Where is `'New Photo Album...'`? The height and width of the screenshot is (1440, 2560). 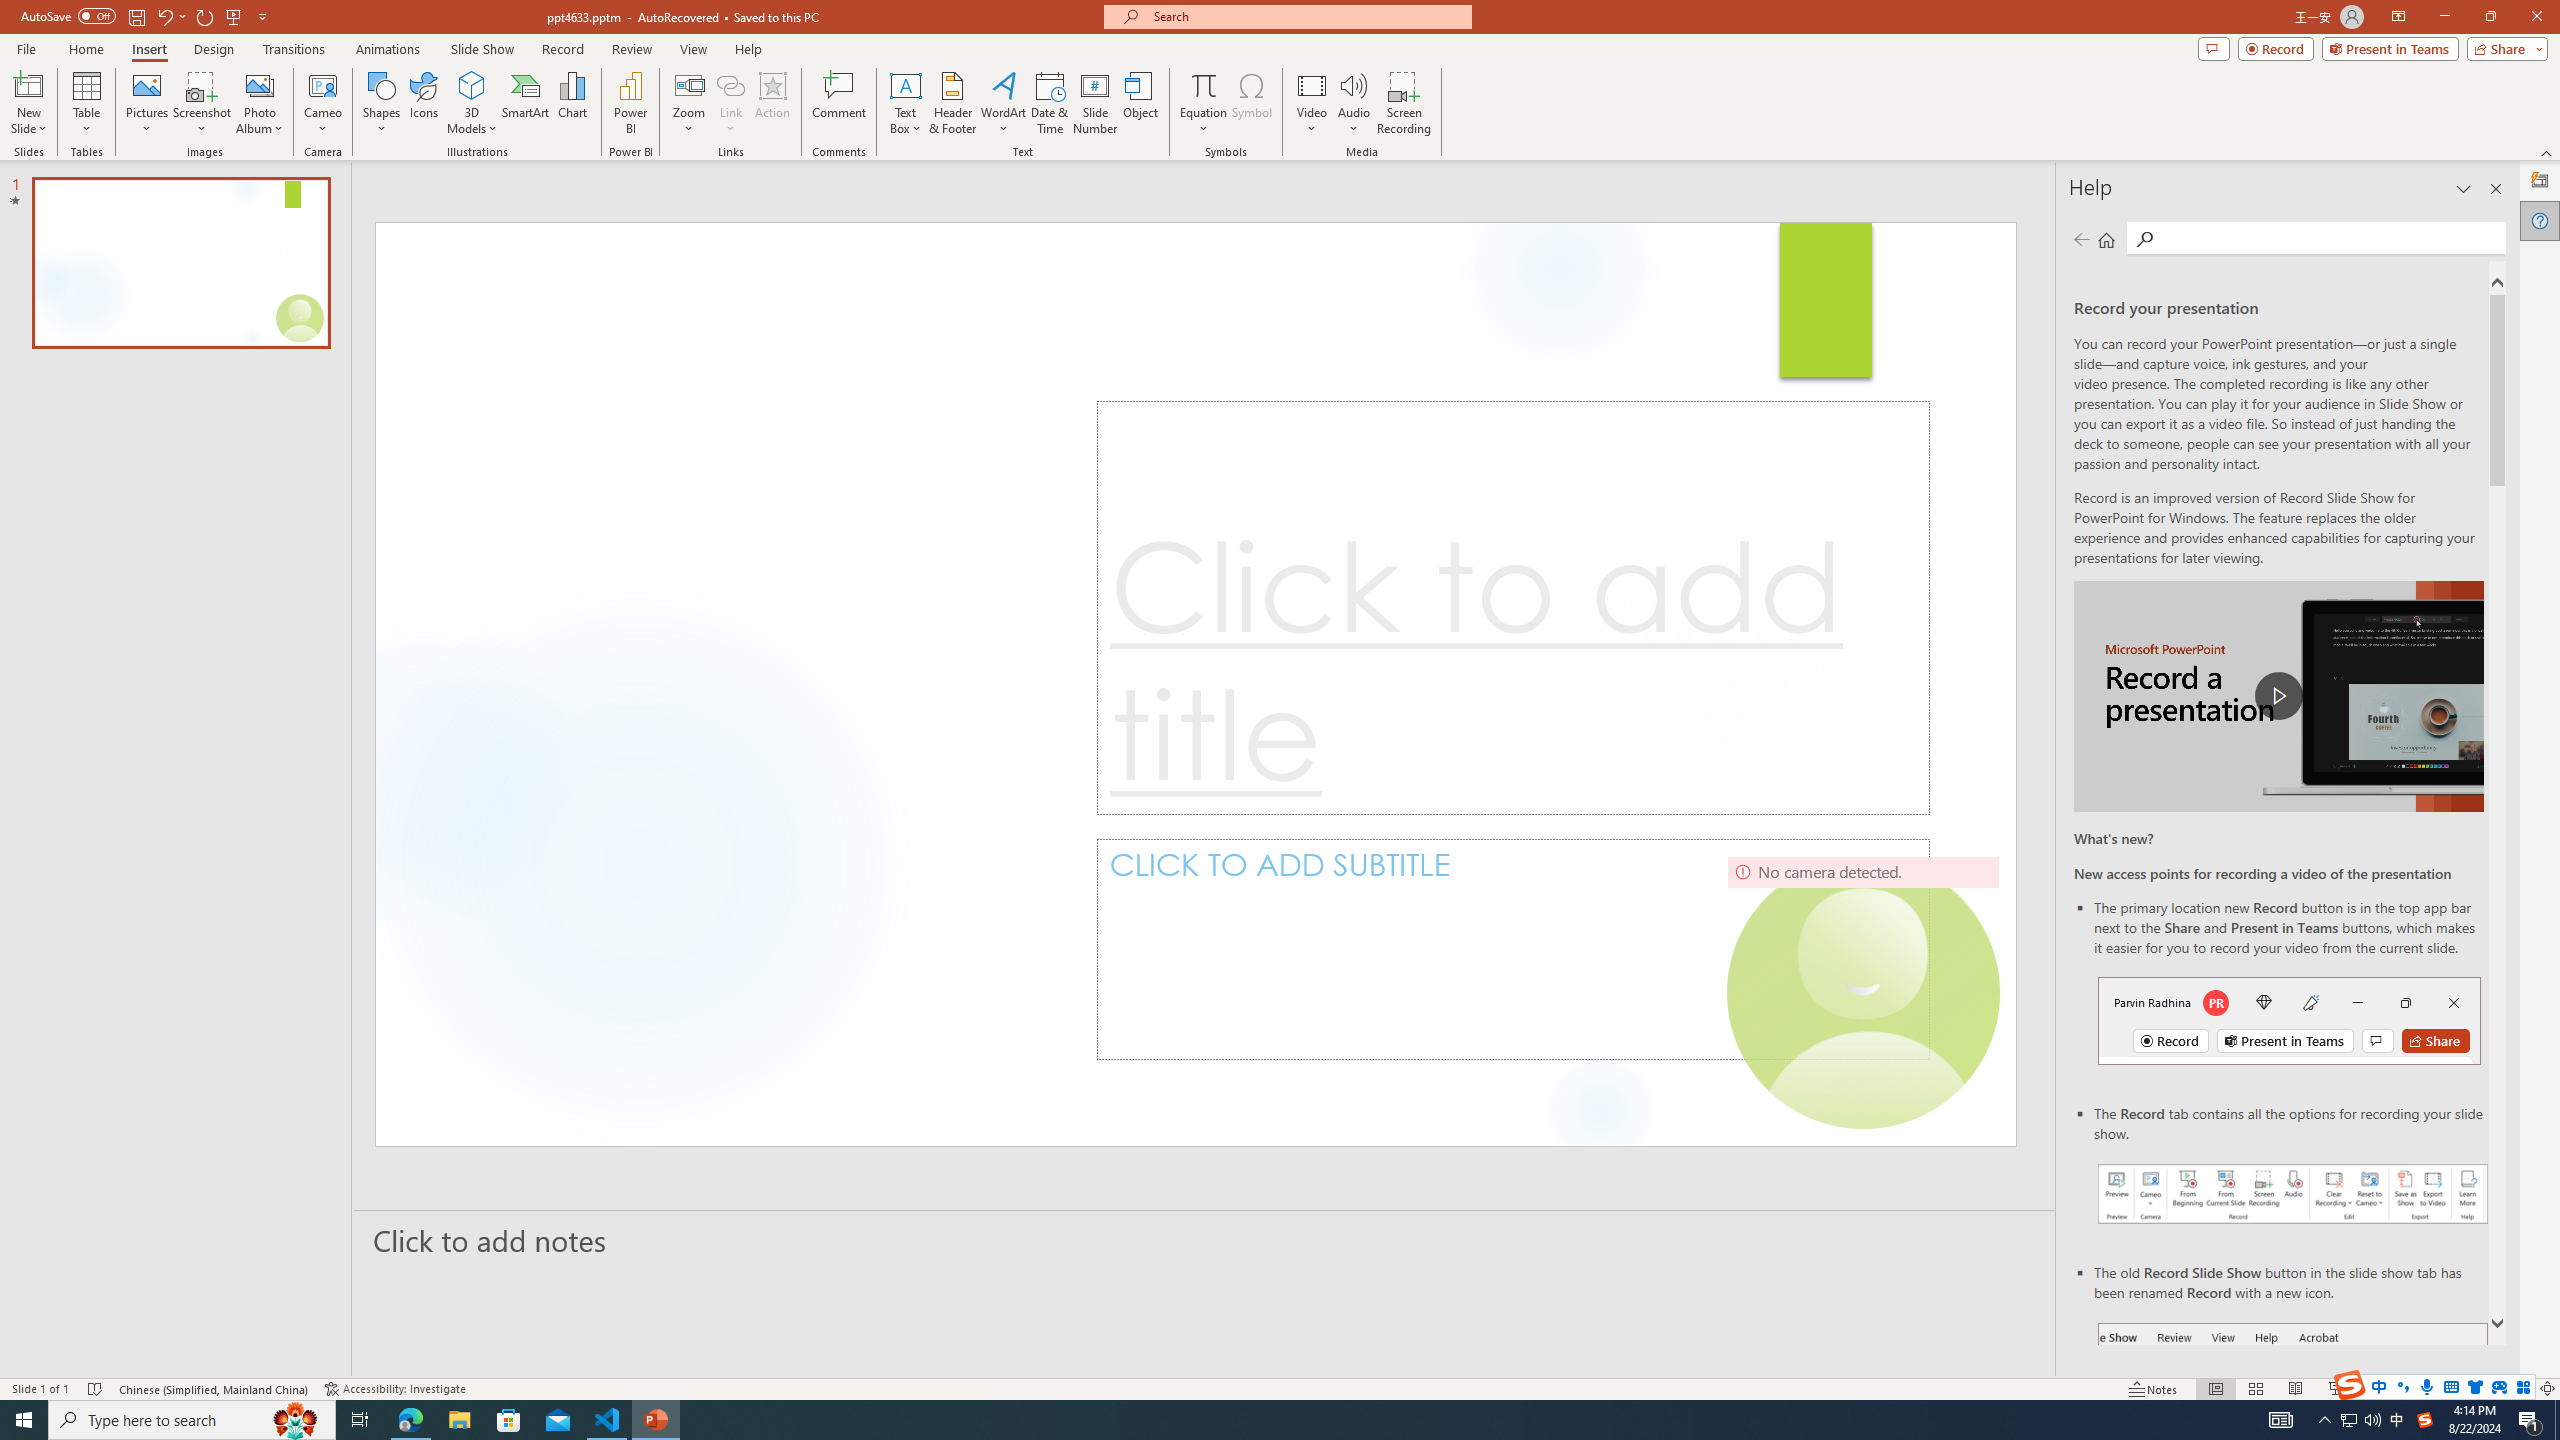
'New Photo Album...' is located at coordinates (258, 84).